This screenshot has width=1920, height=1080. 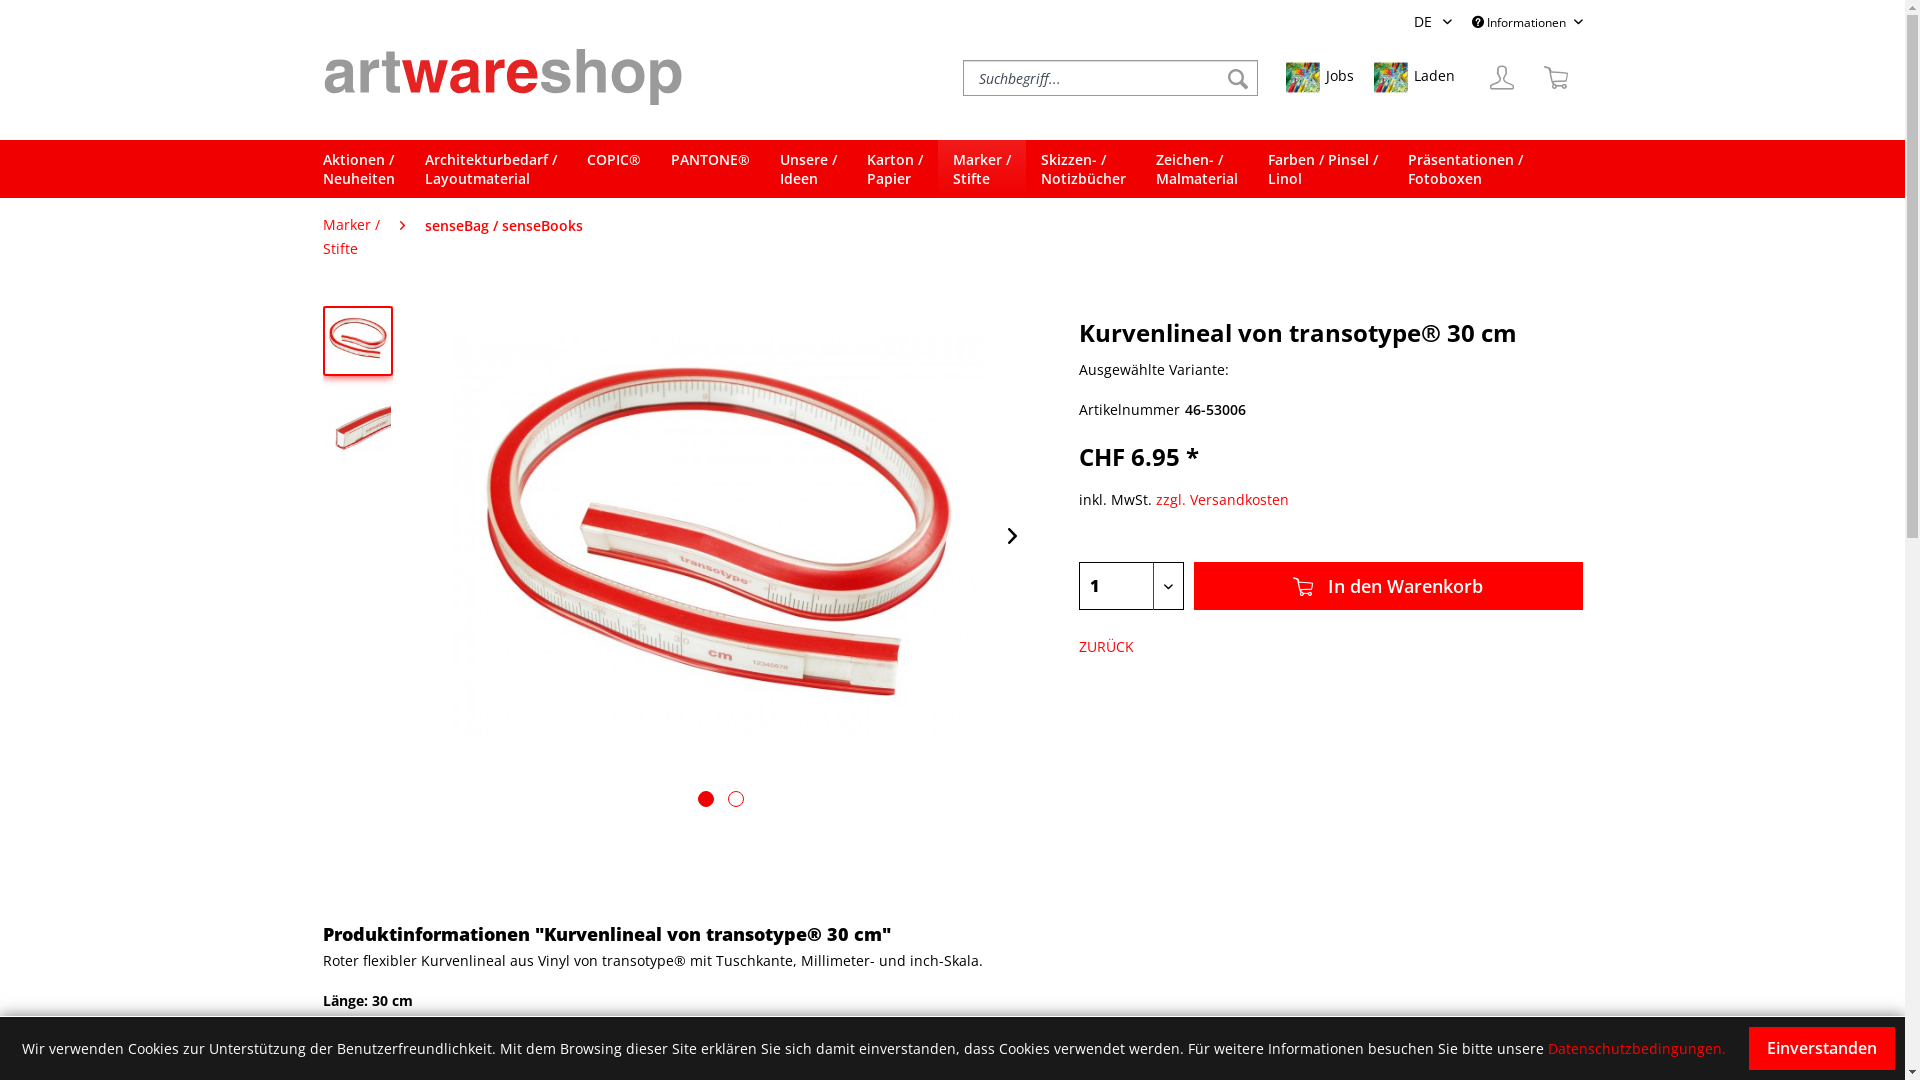 I want to click on 'Architekturbedarf /, so click(x=490, y=168).